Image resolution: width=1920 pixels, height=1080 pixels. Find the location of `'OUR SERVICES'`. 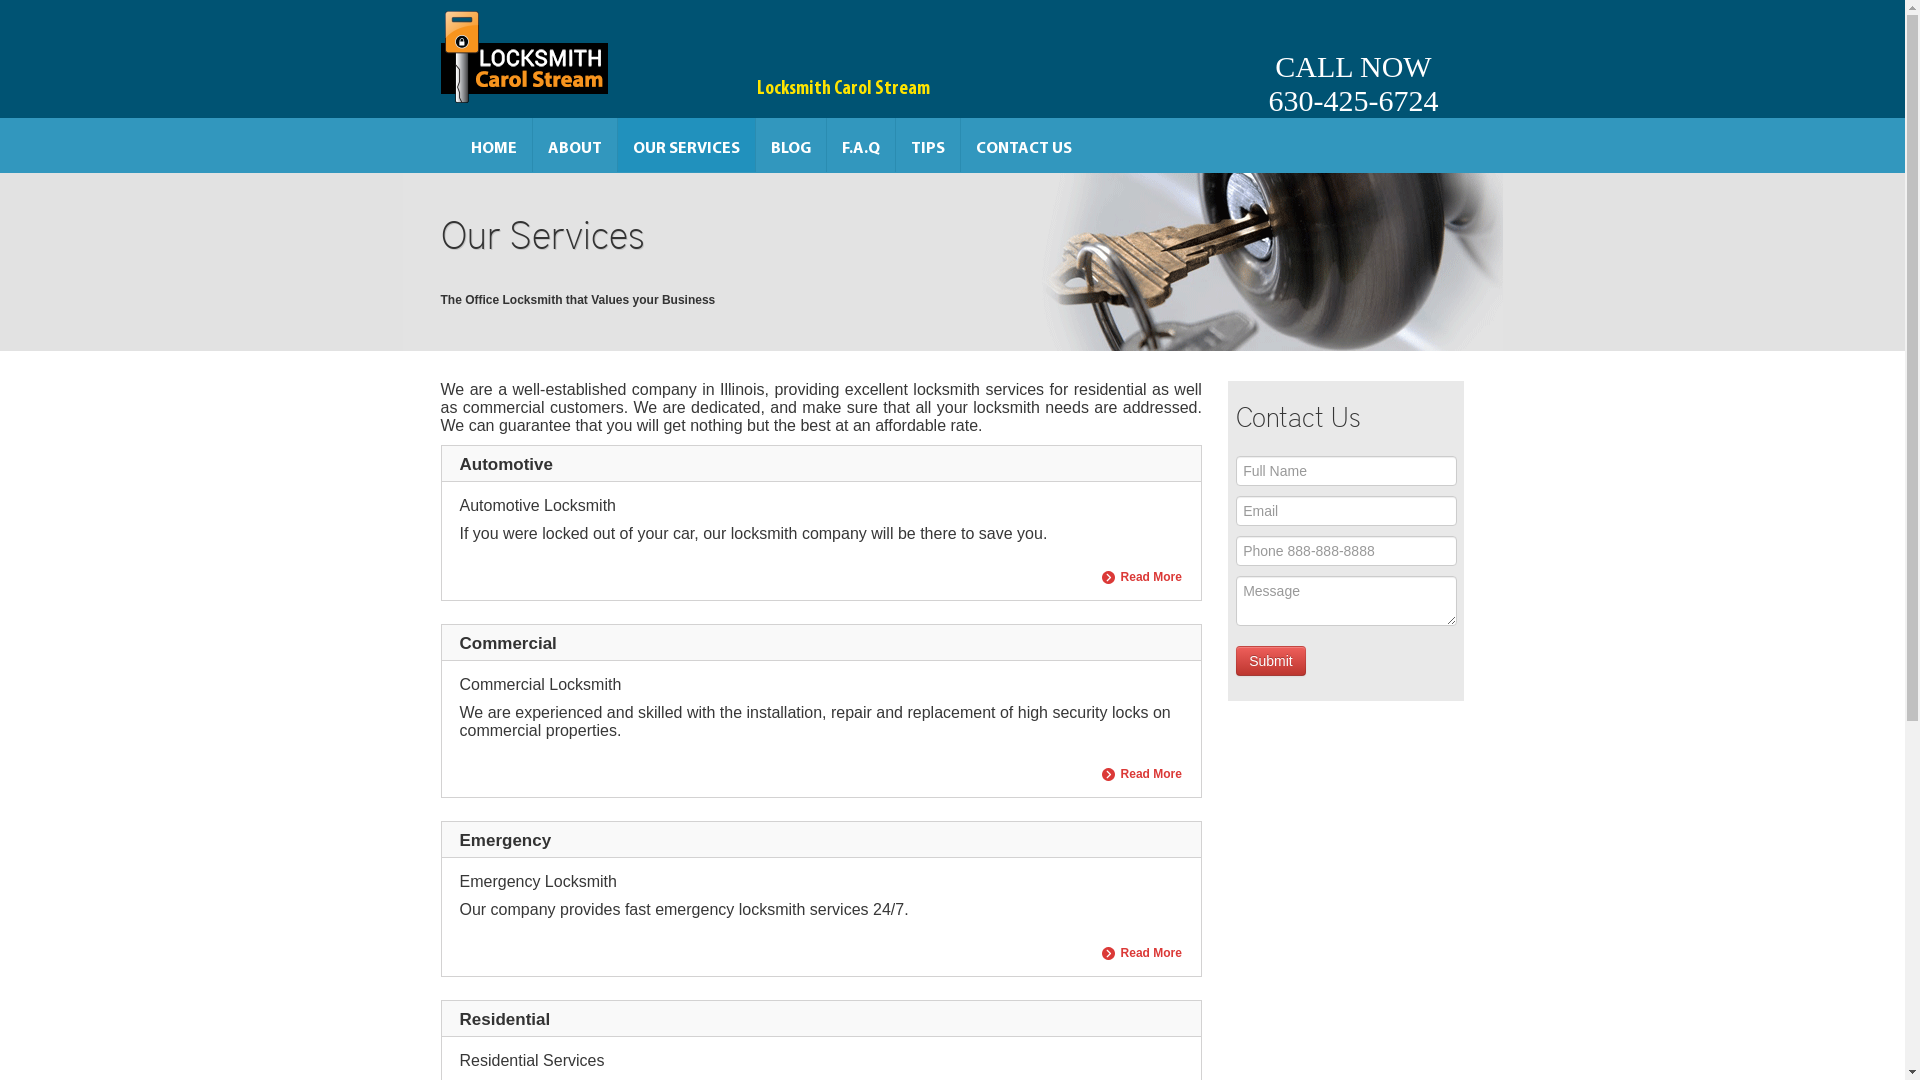

'OUR SERVICES' is located at coordinates (686, 144).